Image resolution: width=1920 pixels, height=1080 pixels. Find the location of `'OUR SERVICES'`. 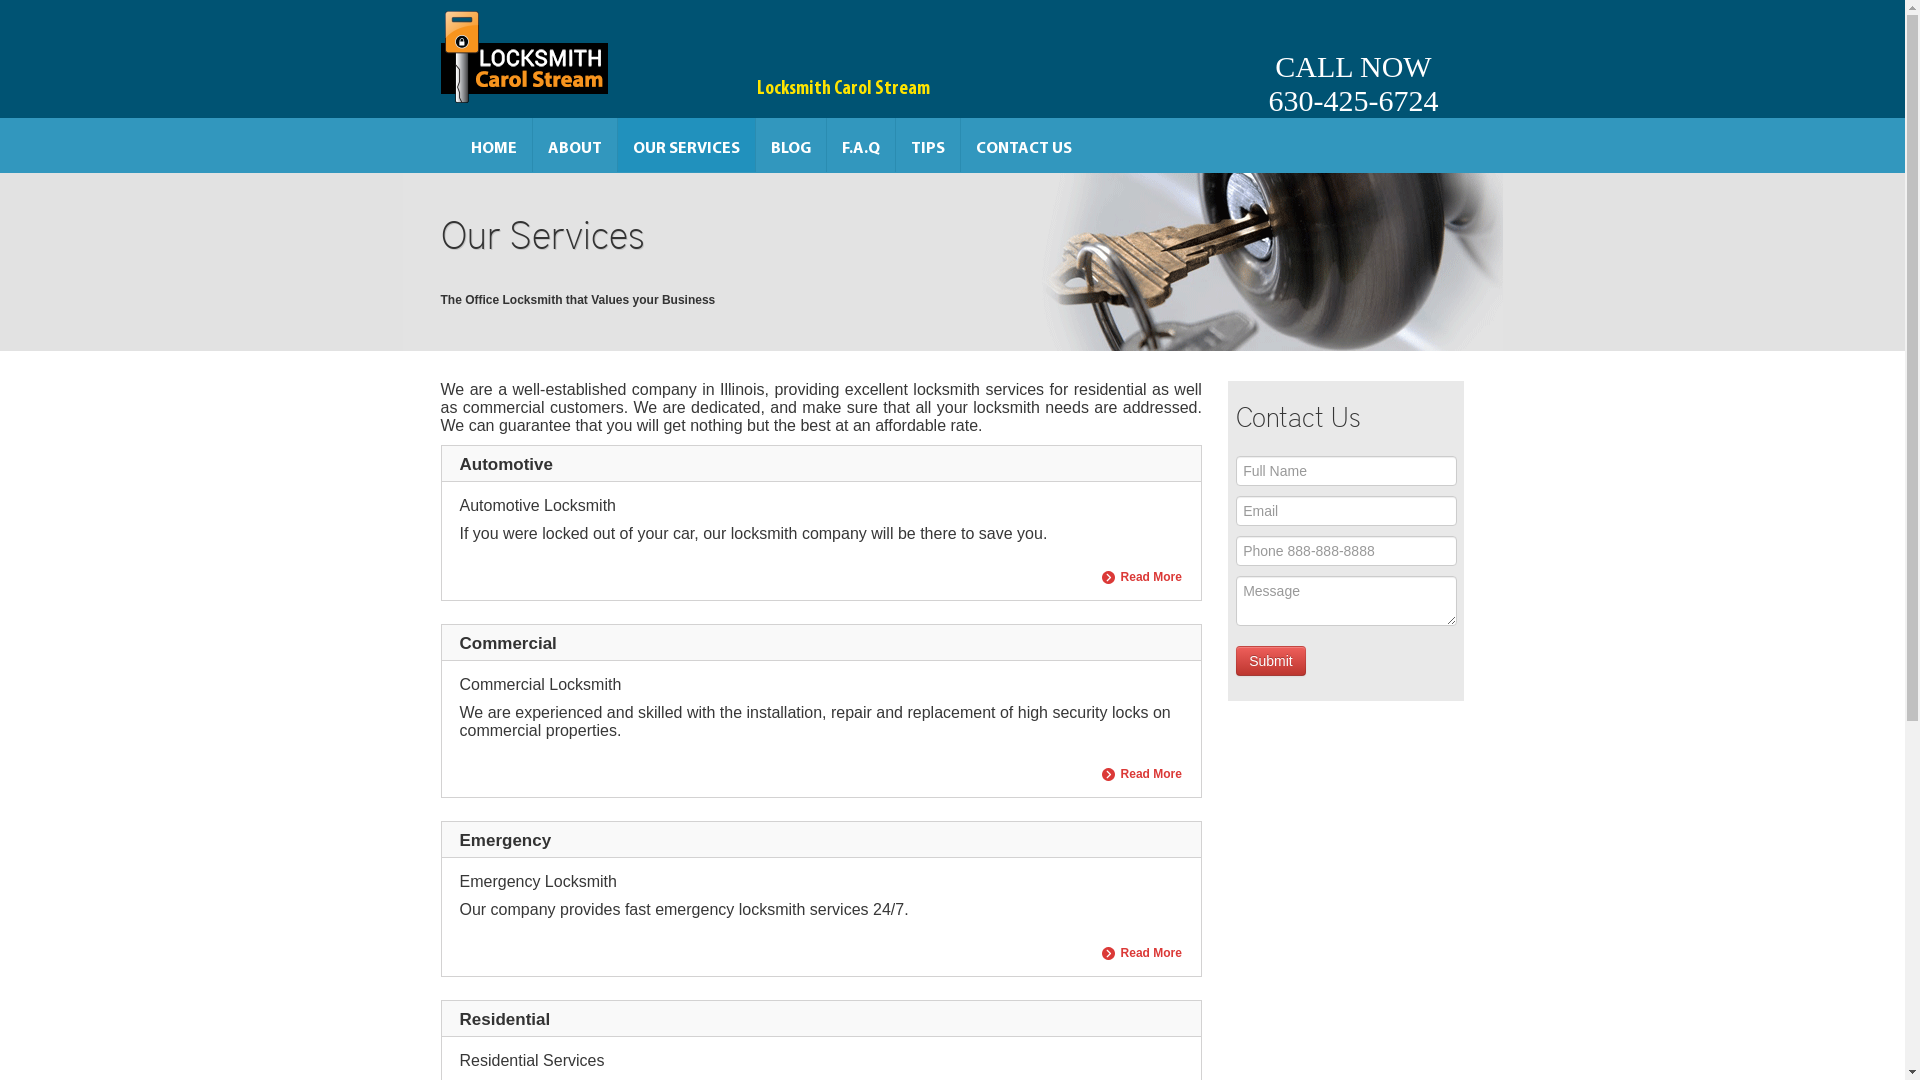

'OUR SERVICES' is located at coordinates (686, 144).